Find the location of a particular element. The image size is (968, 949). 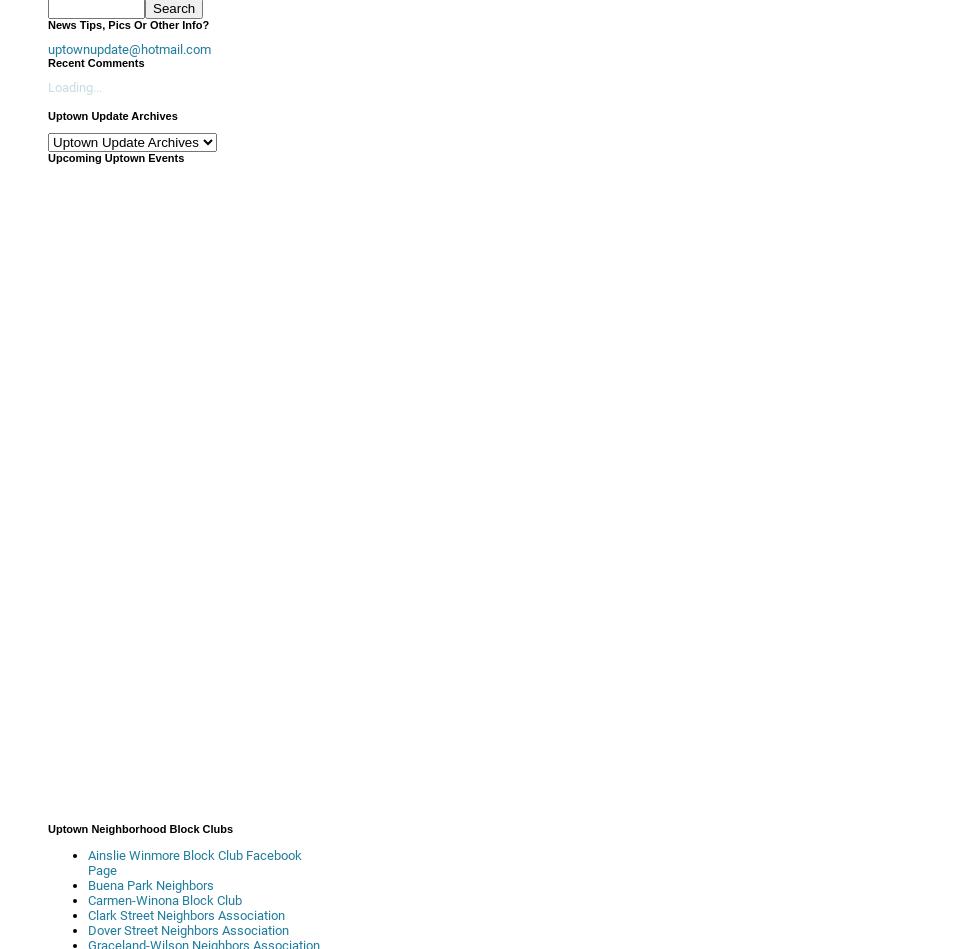

'Recent Comments' is located at coordinates (96, 63).